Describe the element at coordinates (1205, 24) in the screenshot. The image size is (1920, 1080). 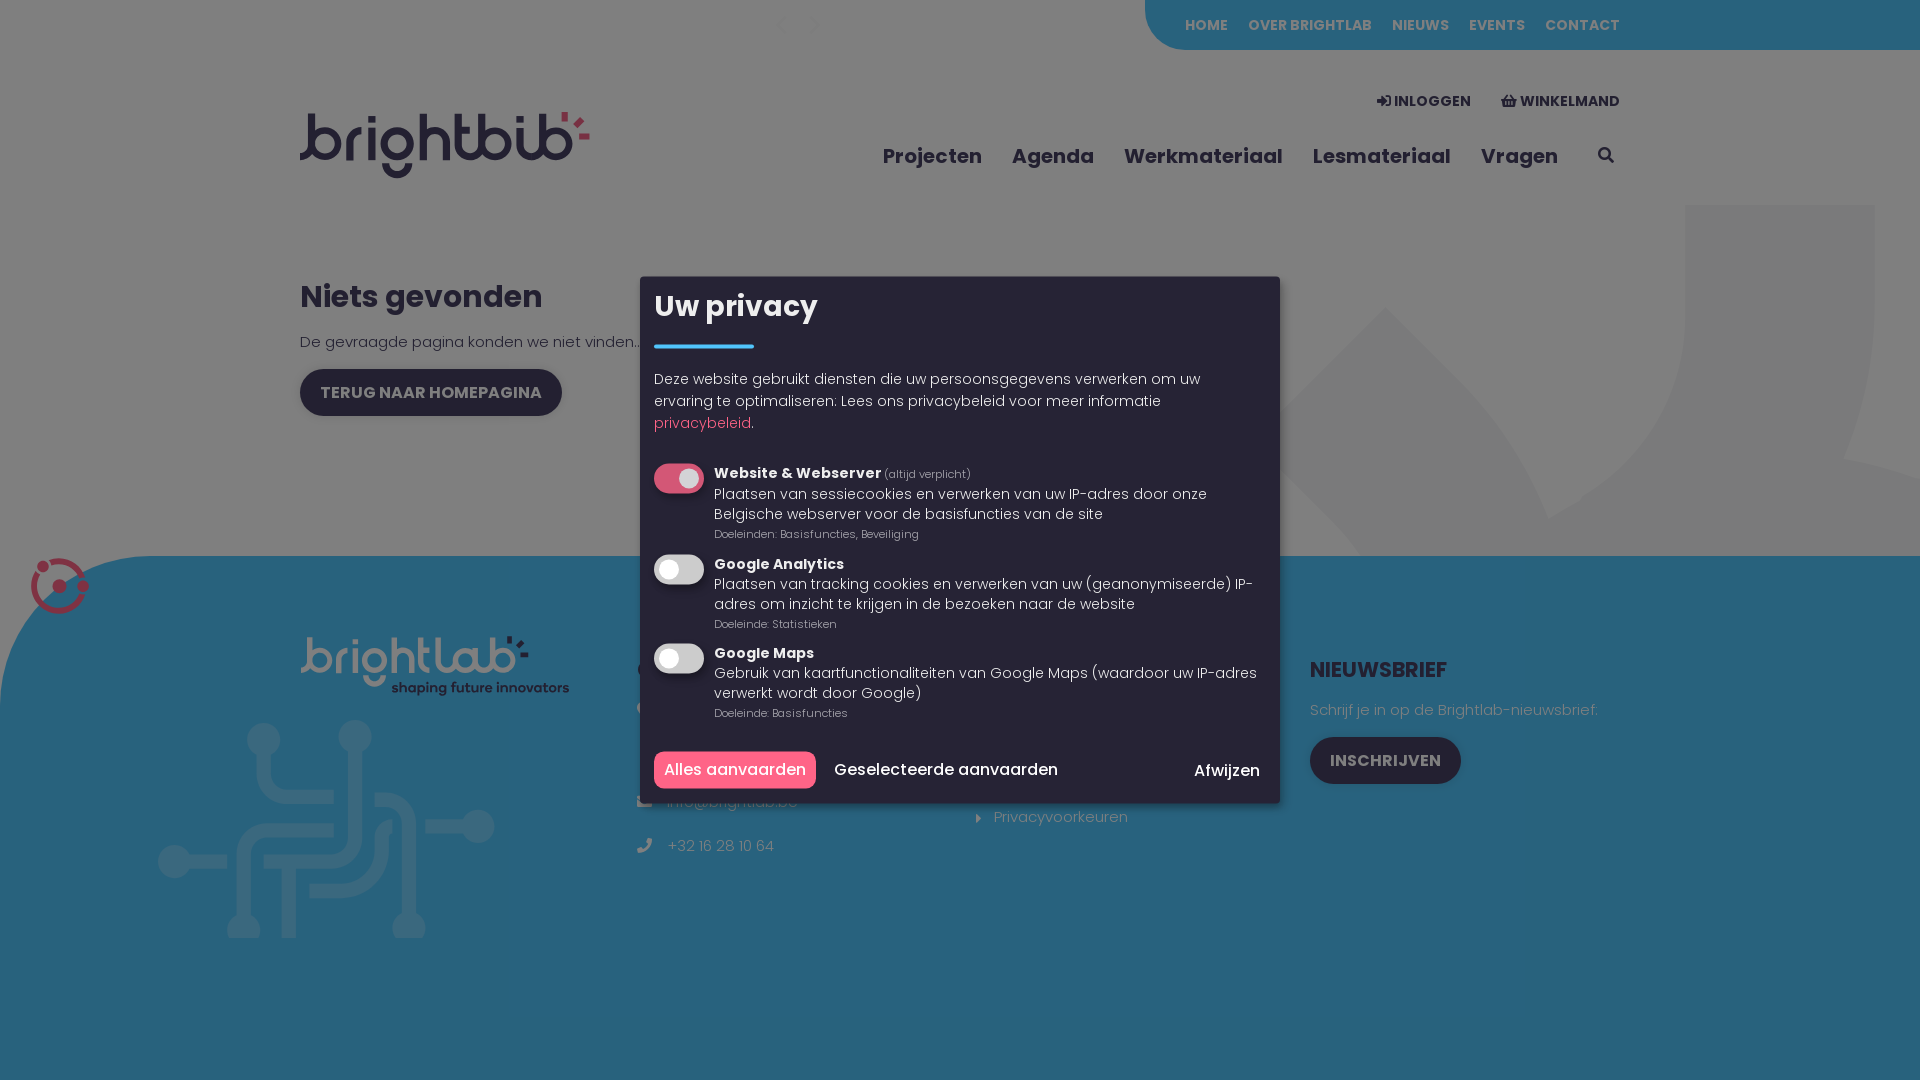
I see `'HOME'` at that location.